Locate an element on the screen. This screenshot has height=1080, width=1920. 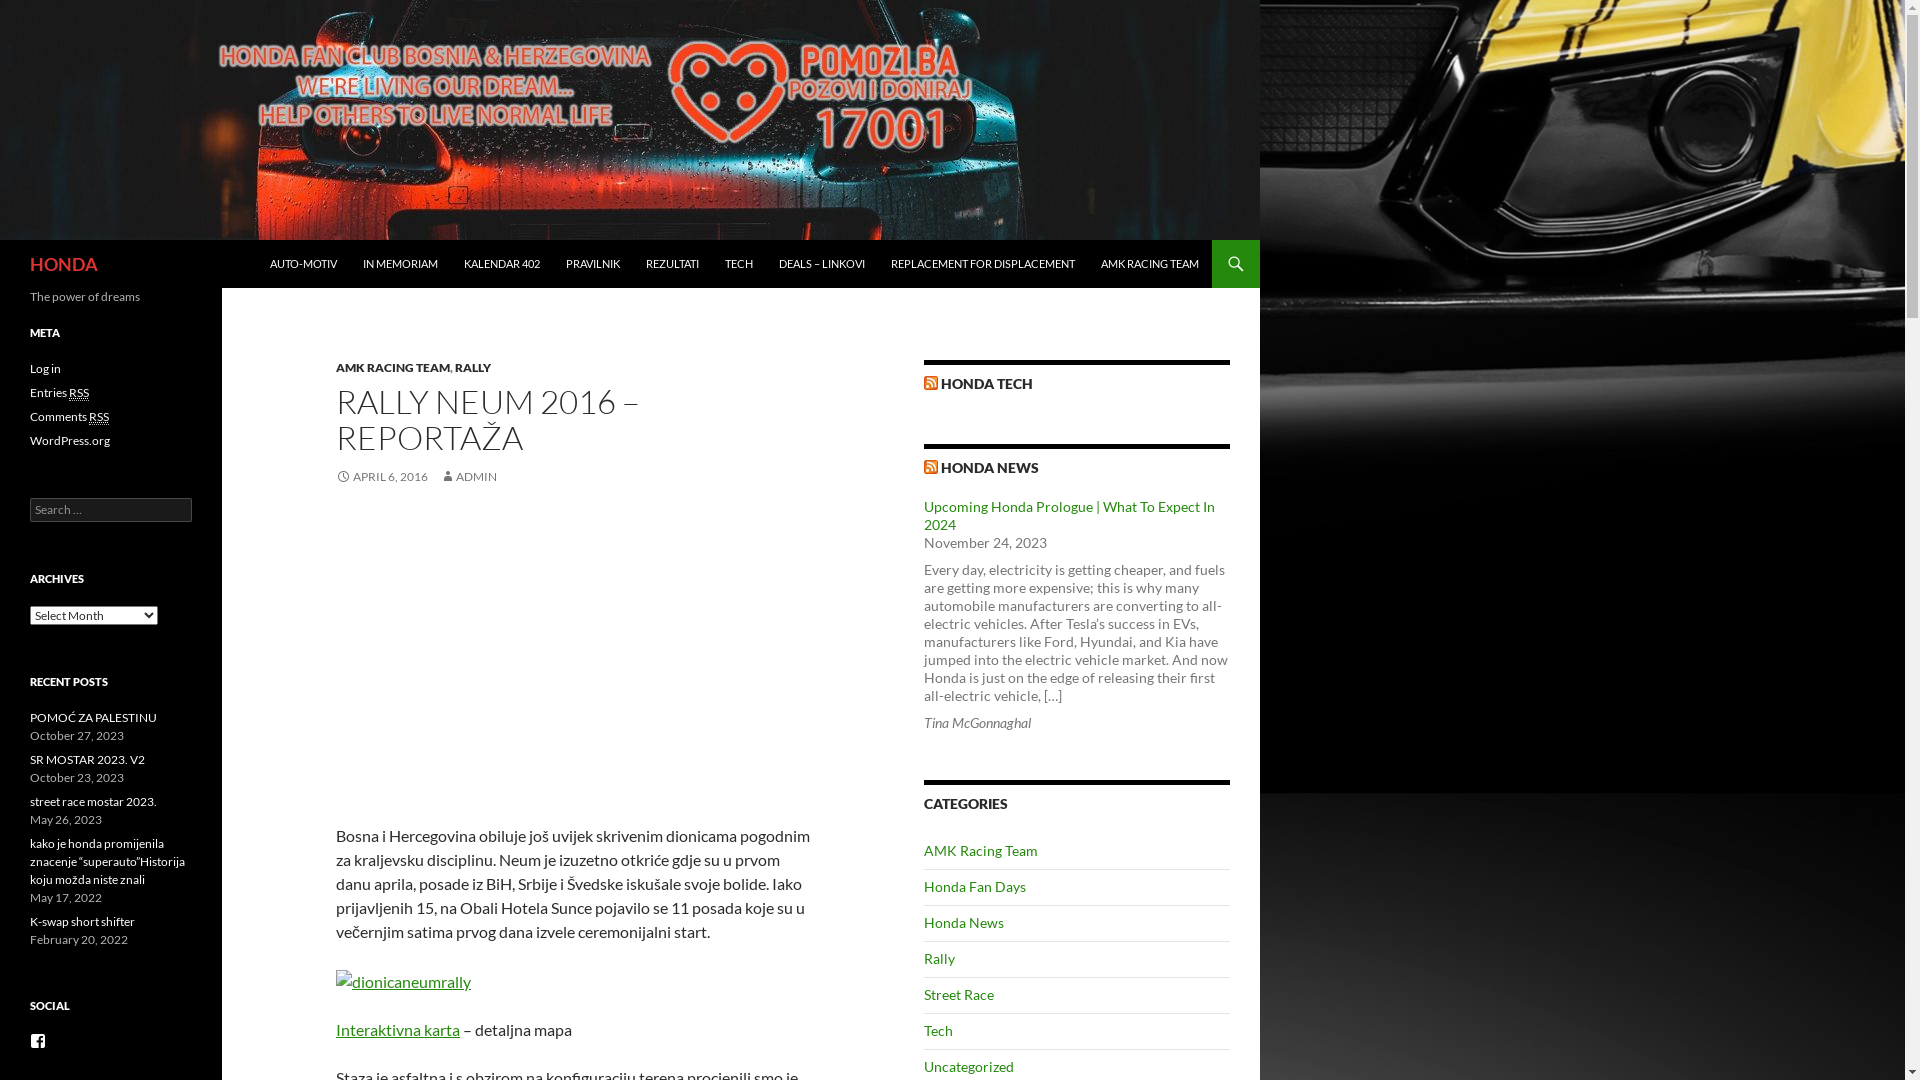
'REPLACEMENT FOR DISPLACEMENT' is located at coordinates (983, 262).